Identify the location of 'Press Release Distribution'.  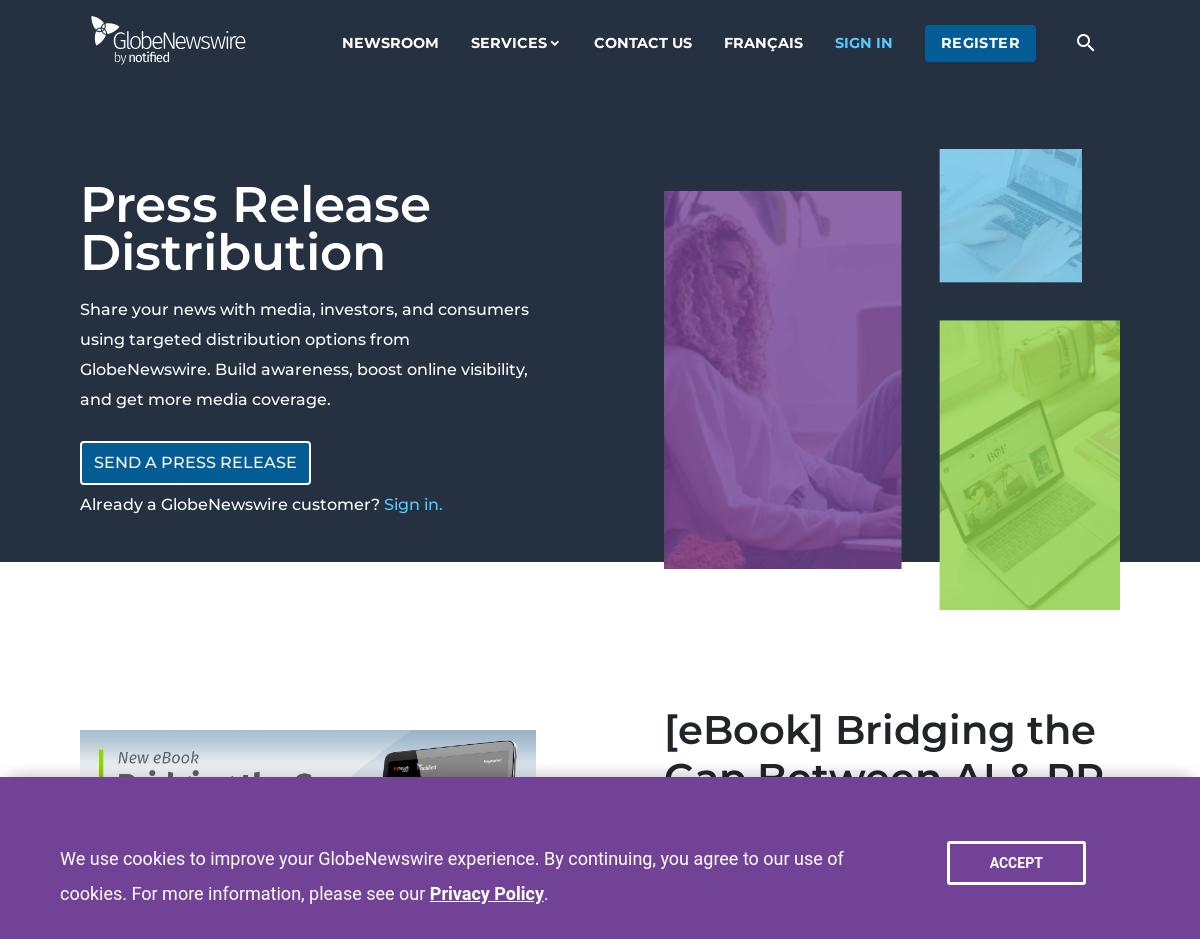
(254, 228).